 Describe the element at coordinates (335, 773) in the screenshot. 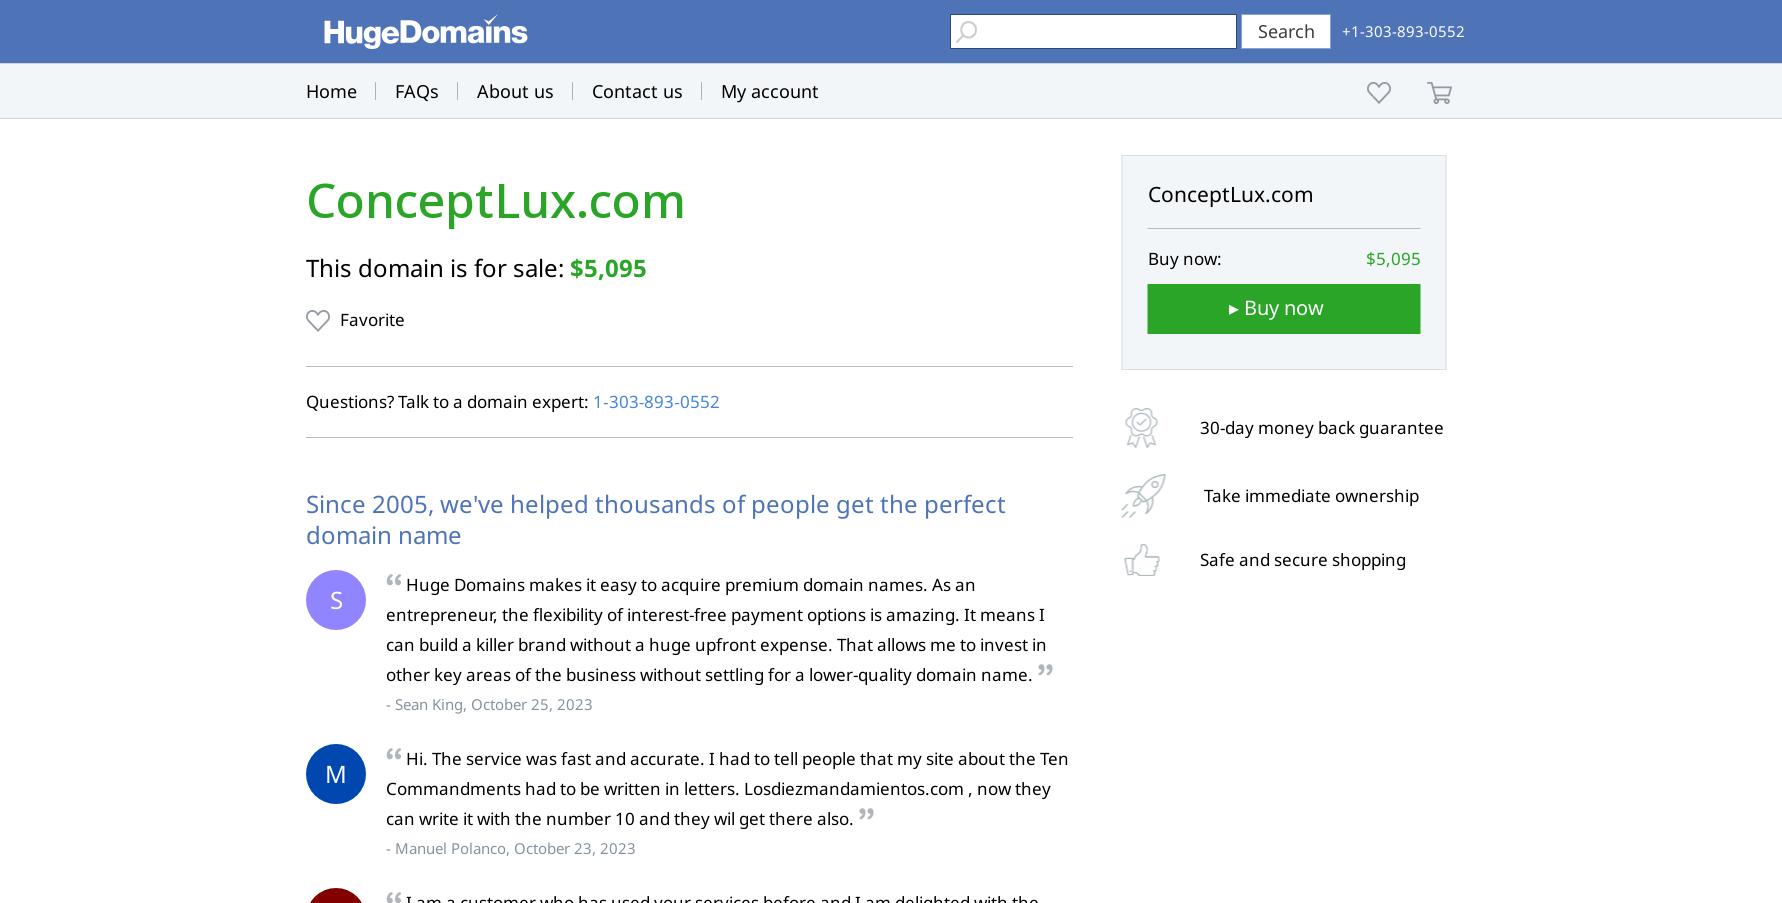

I see `'M'` at that location.